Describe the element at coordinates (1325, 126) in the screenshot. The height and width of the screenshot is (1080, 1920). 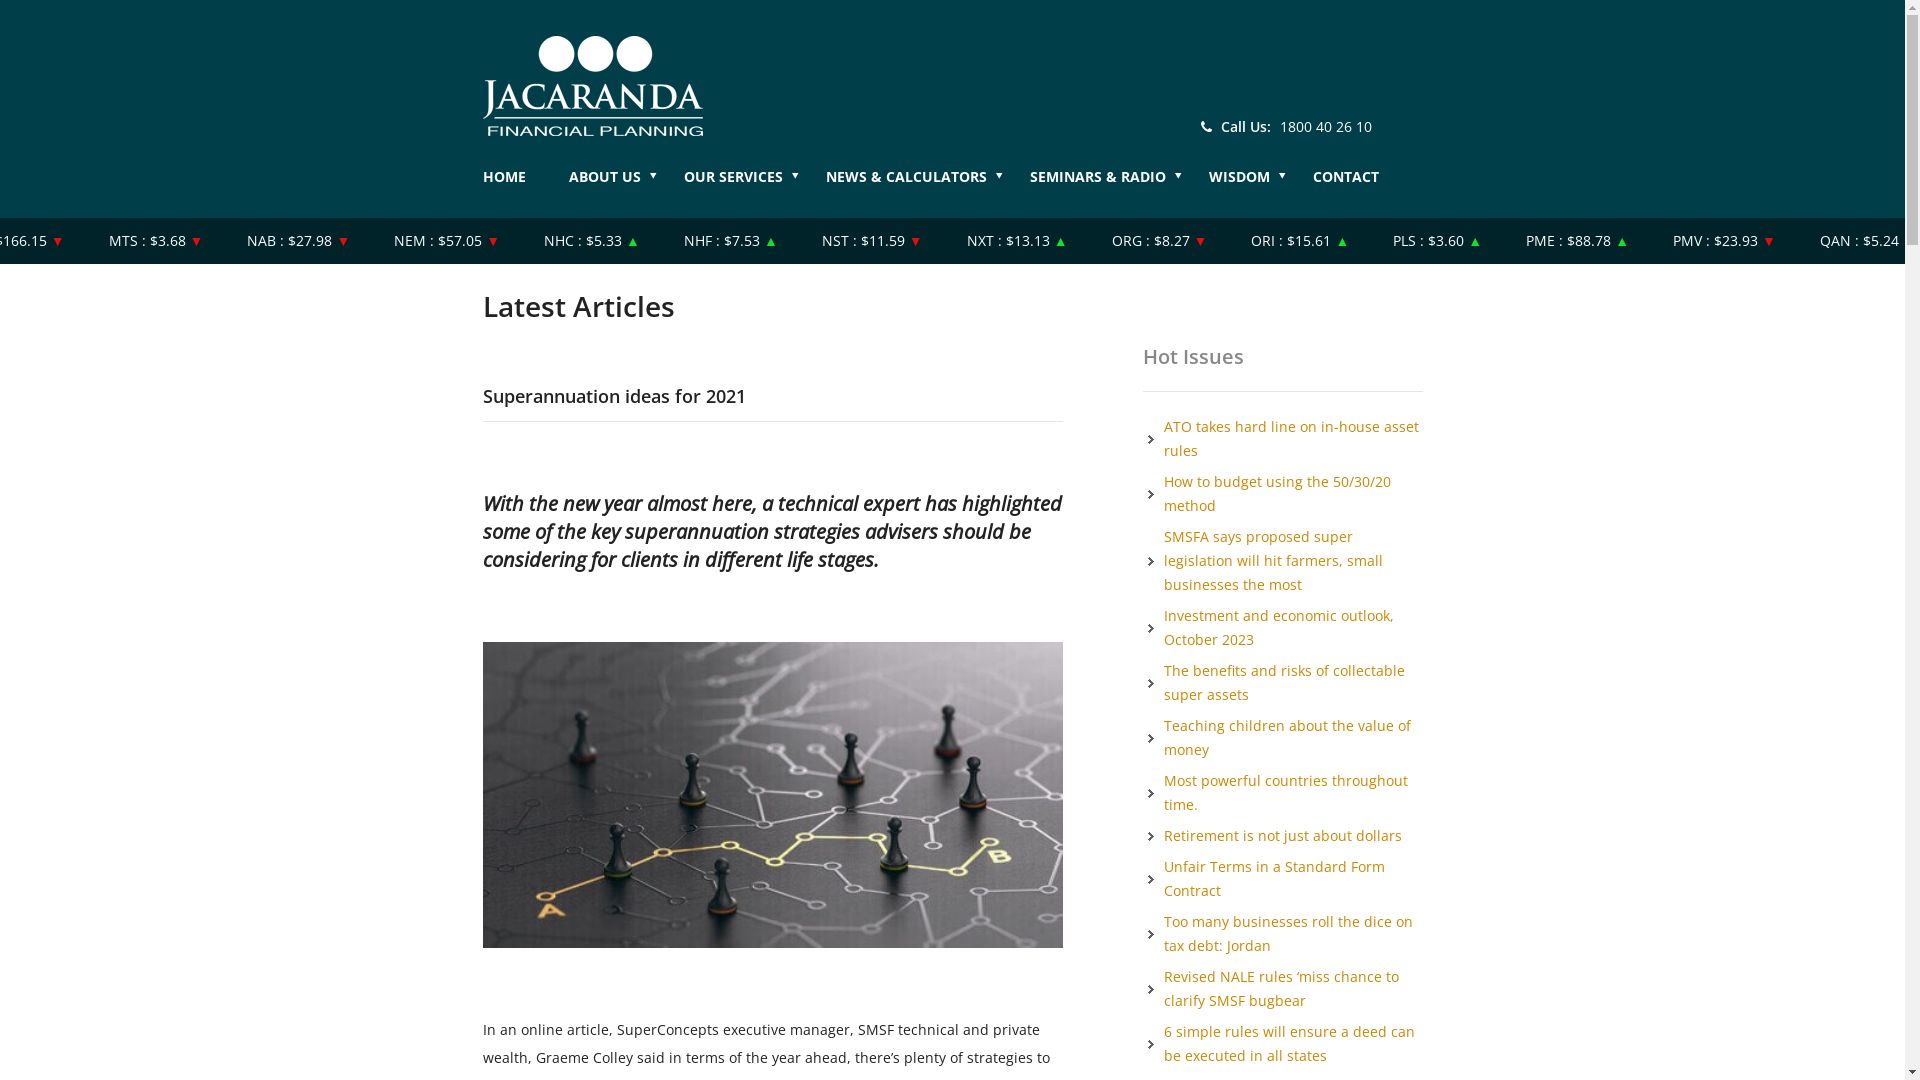
I see `'1800 40 26 10'` at that location.